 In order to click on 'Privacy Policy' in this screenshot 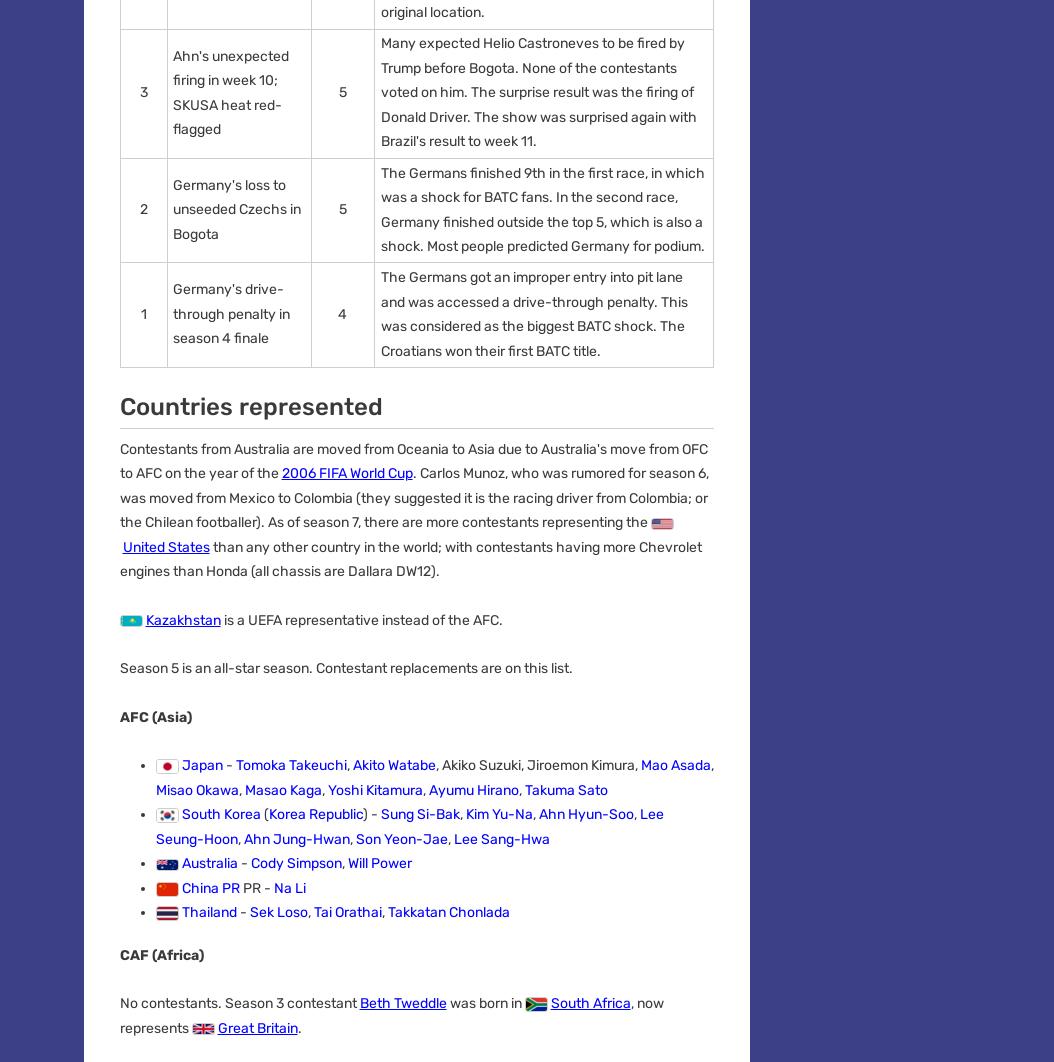, I will do `click(476, 597)`.